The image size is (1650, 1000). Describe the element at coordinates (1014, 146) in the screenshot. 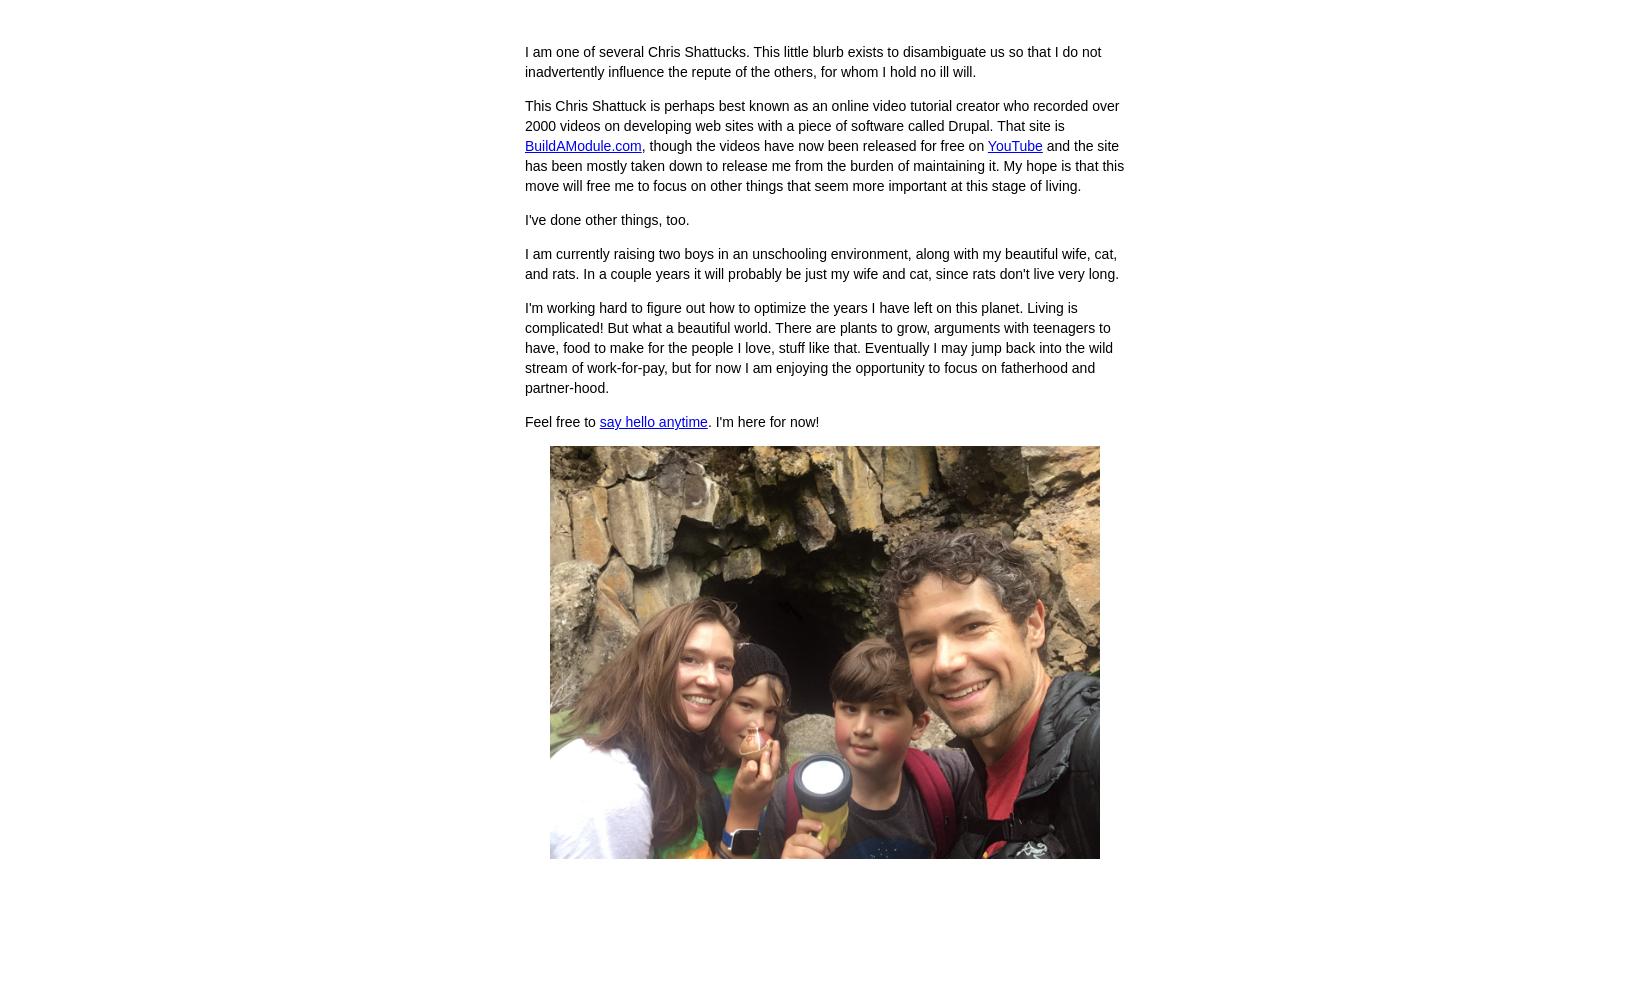

I see `'YouTube'` at that location.